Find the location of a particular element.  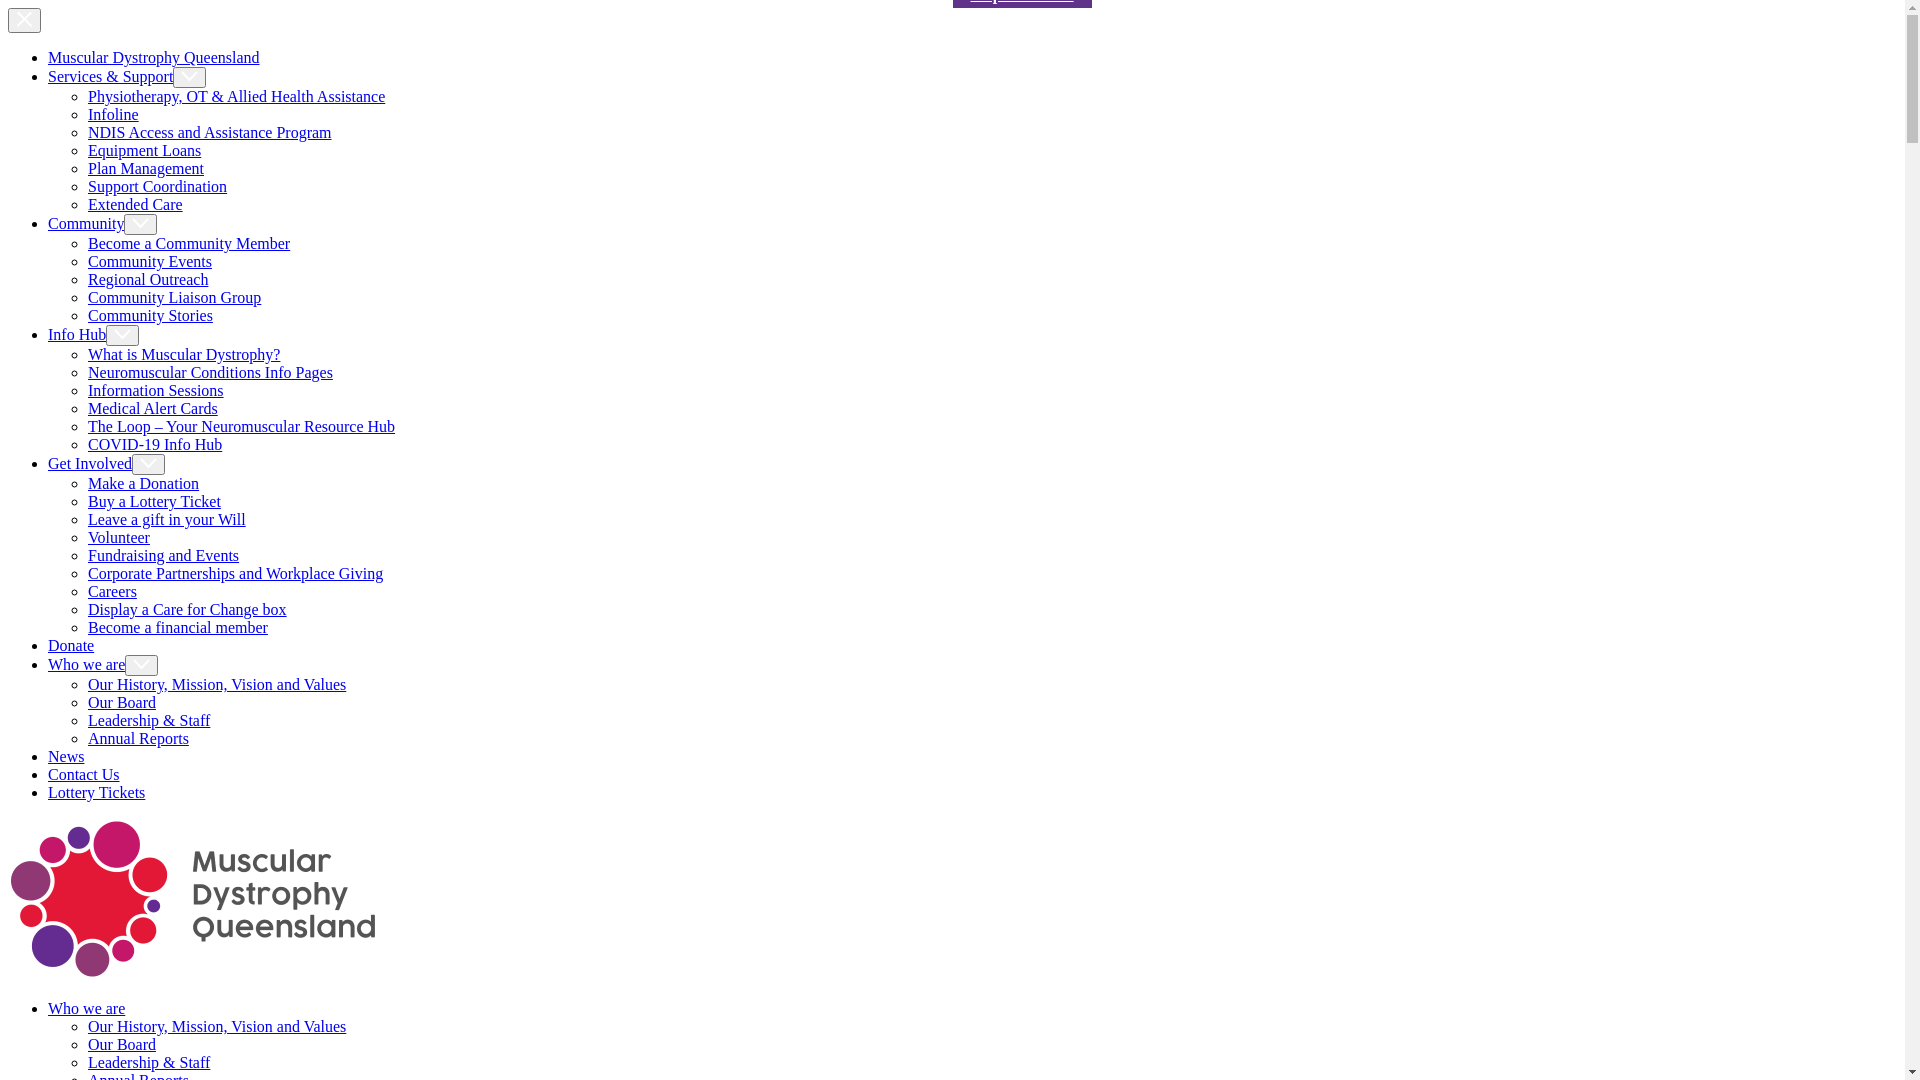

'Support Coordination' is located at coordinates (156, 186).